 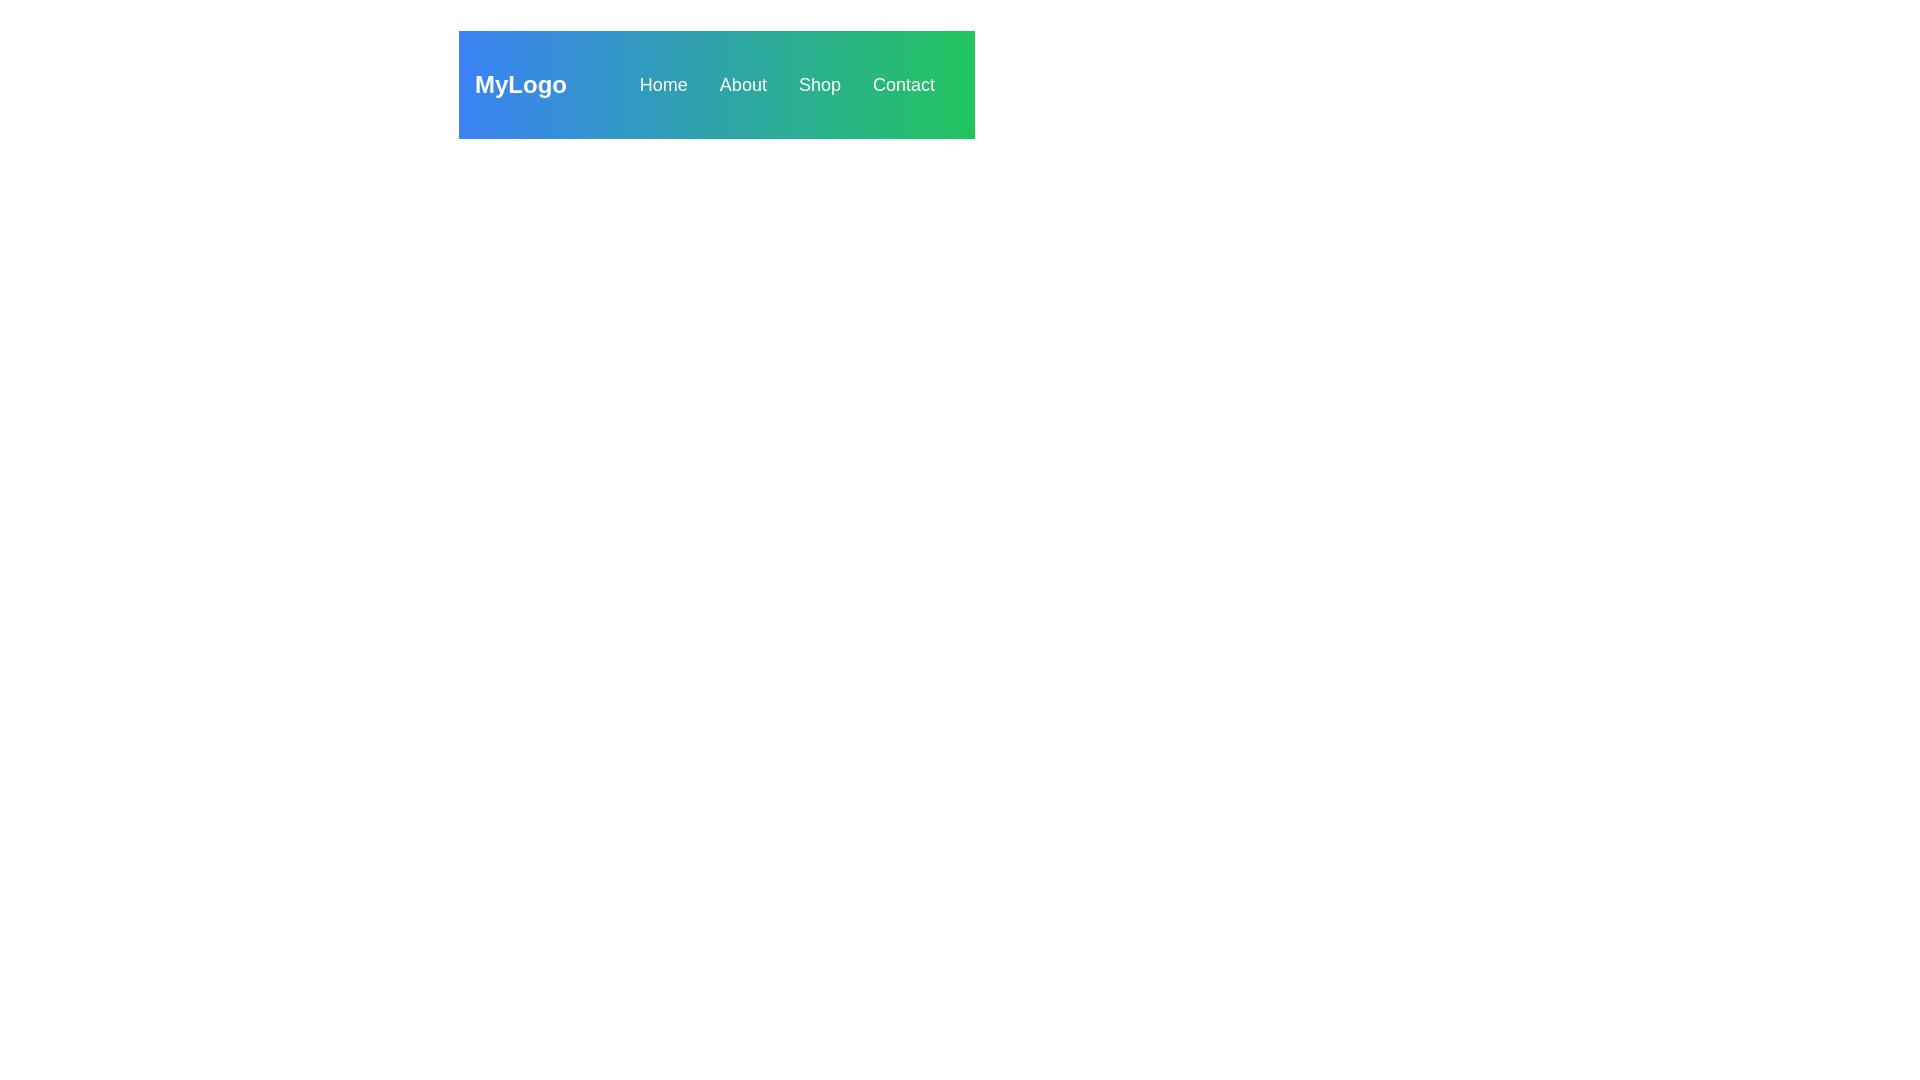 I want to click on the 'Contact' hyperlink in the navigation menu, so click(x=901, y=83).